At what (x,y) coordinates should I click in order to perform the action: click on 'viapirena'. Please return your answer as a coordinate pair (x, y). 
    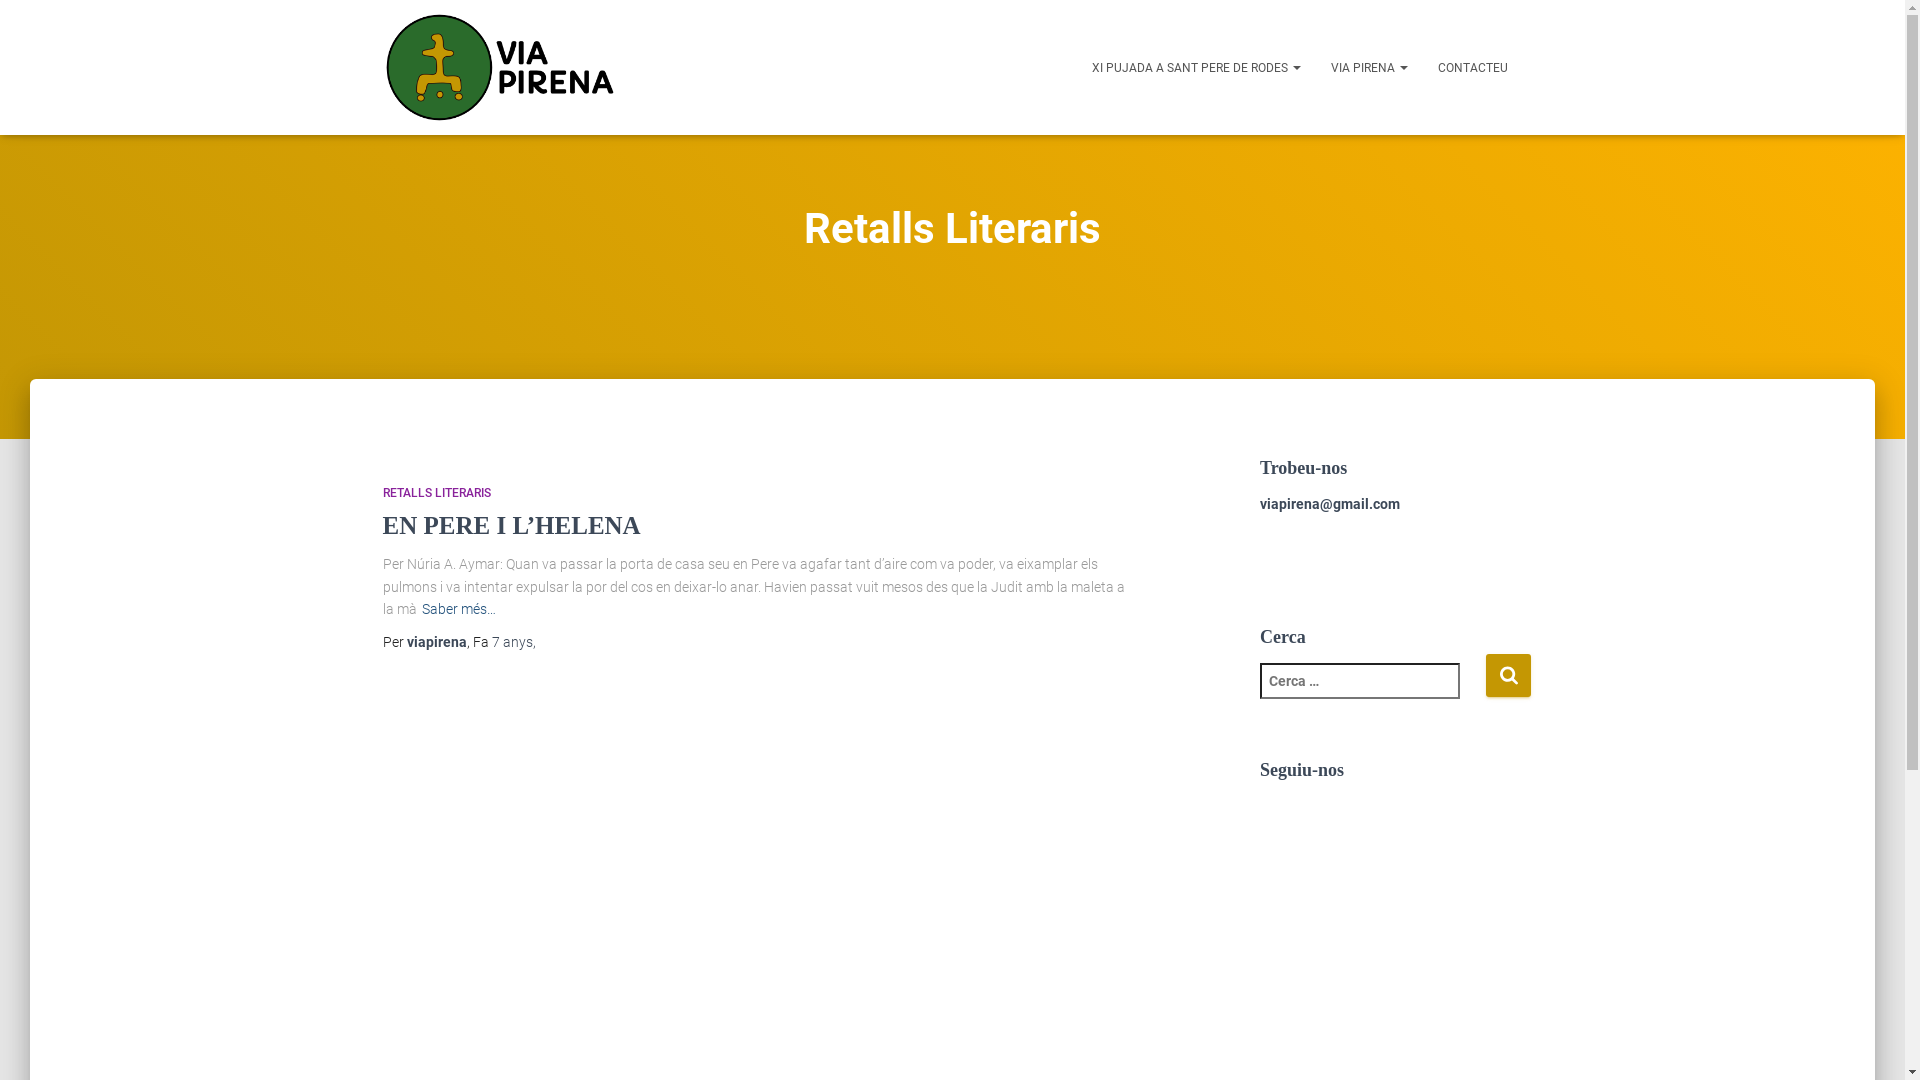
    Looking at the image, I should click on (405, 641).